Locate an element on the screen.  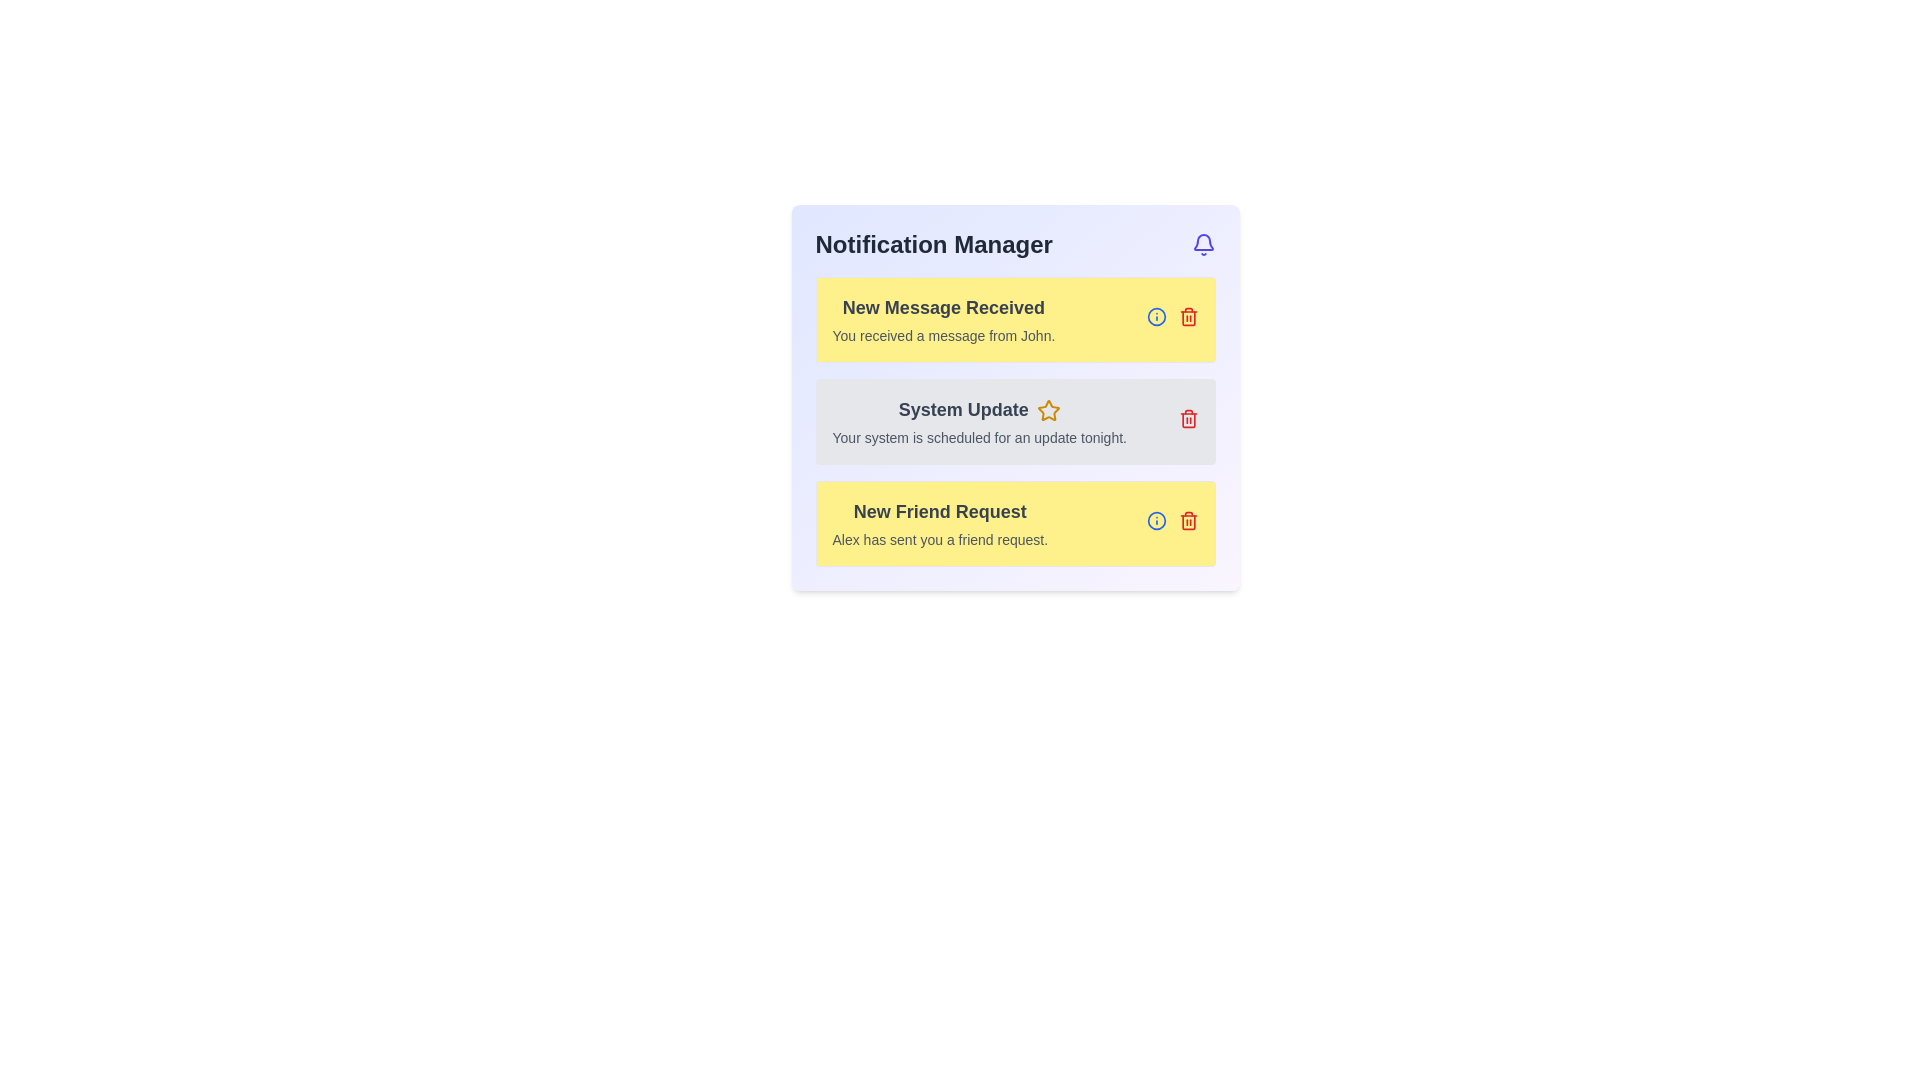
header text 'New Friend Request' which is styled in bold and large gray font, located at the top of the notification card in the list of notifications is located at coordinates (939, 511).